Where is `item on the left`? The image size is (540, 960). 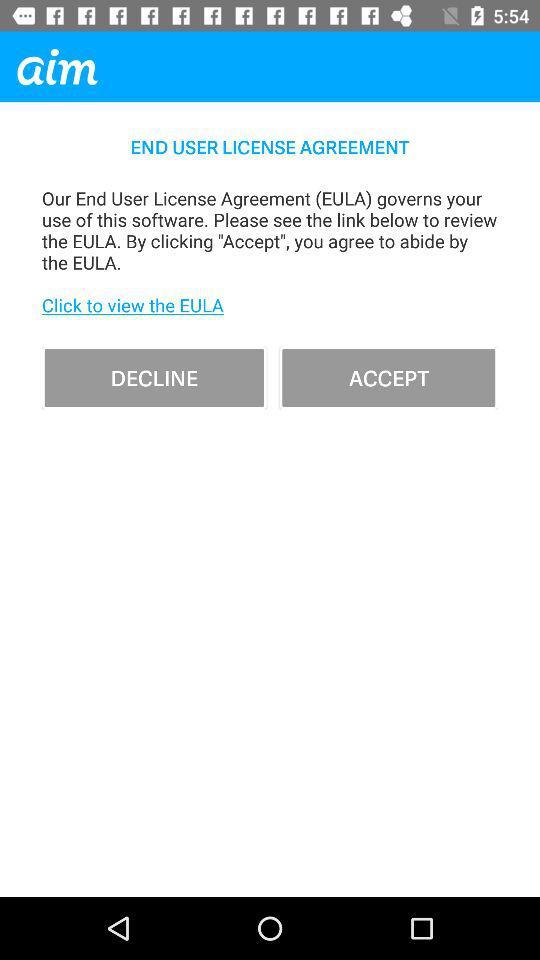 item on the left is located at coordinates (153, 376).